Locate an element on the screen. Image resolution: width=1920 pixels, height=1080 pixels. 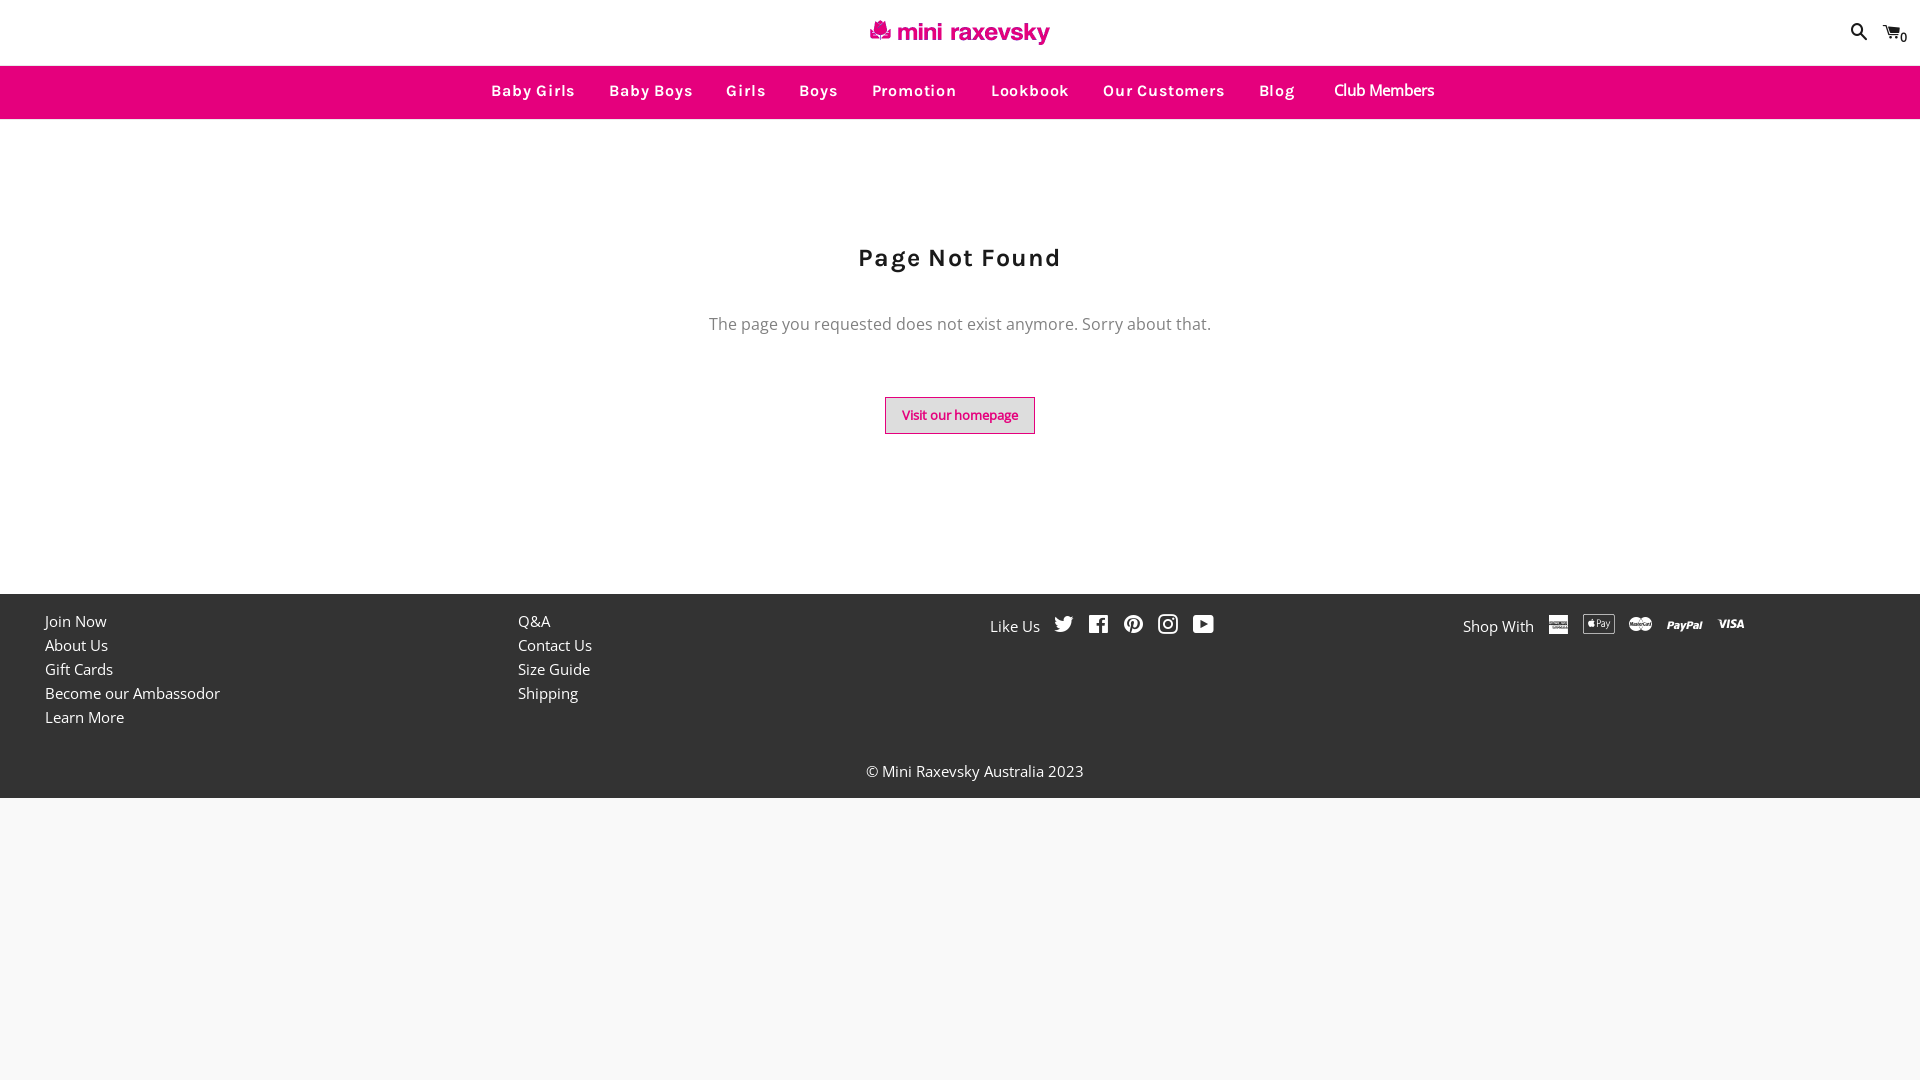
'Baby Boys' is located at coordinates (650, 91).